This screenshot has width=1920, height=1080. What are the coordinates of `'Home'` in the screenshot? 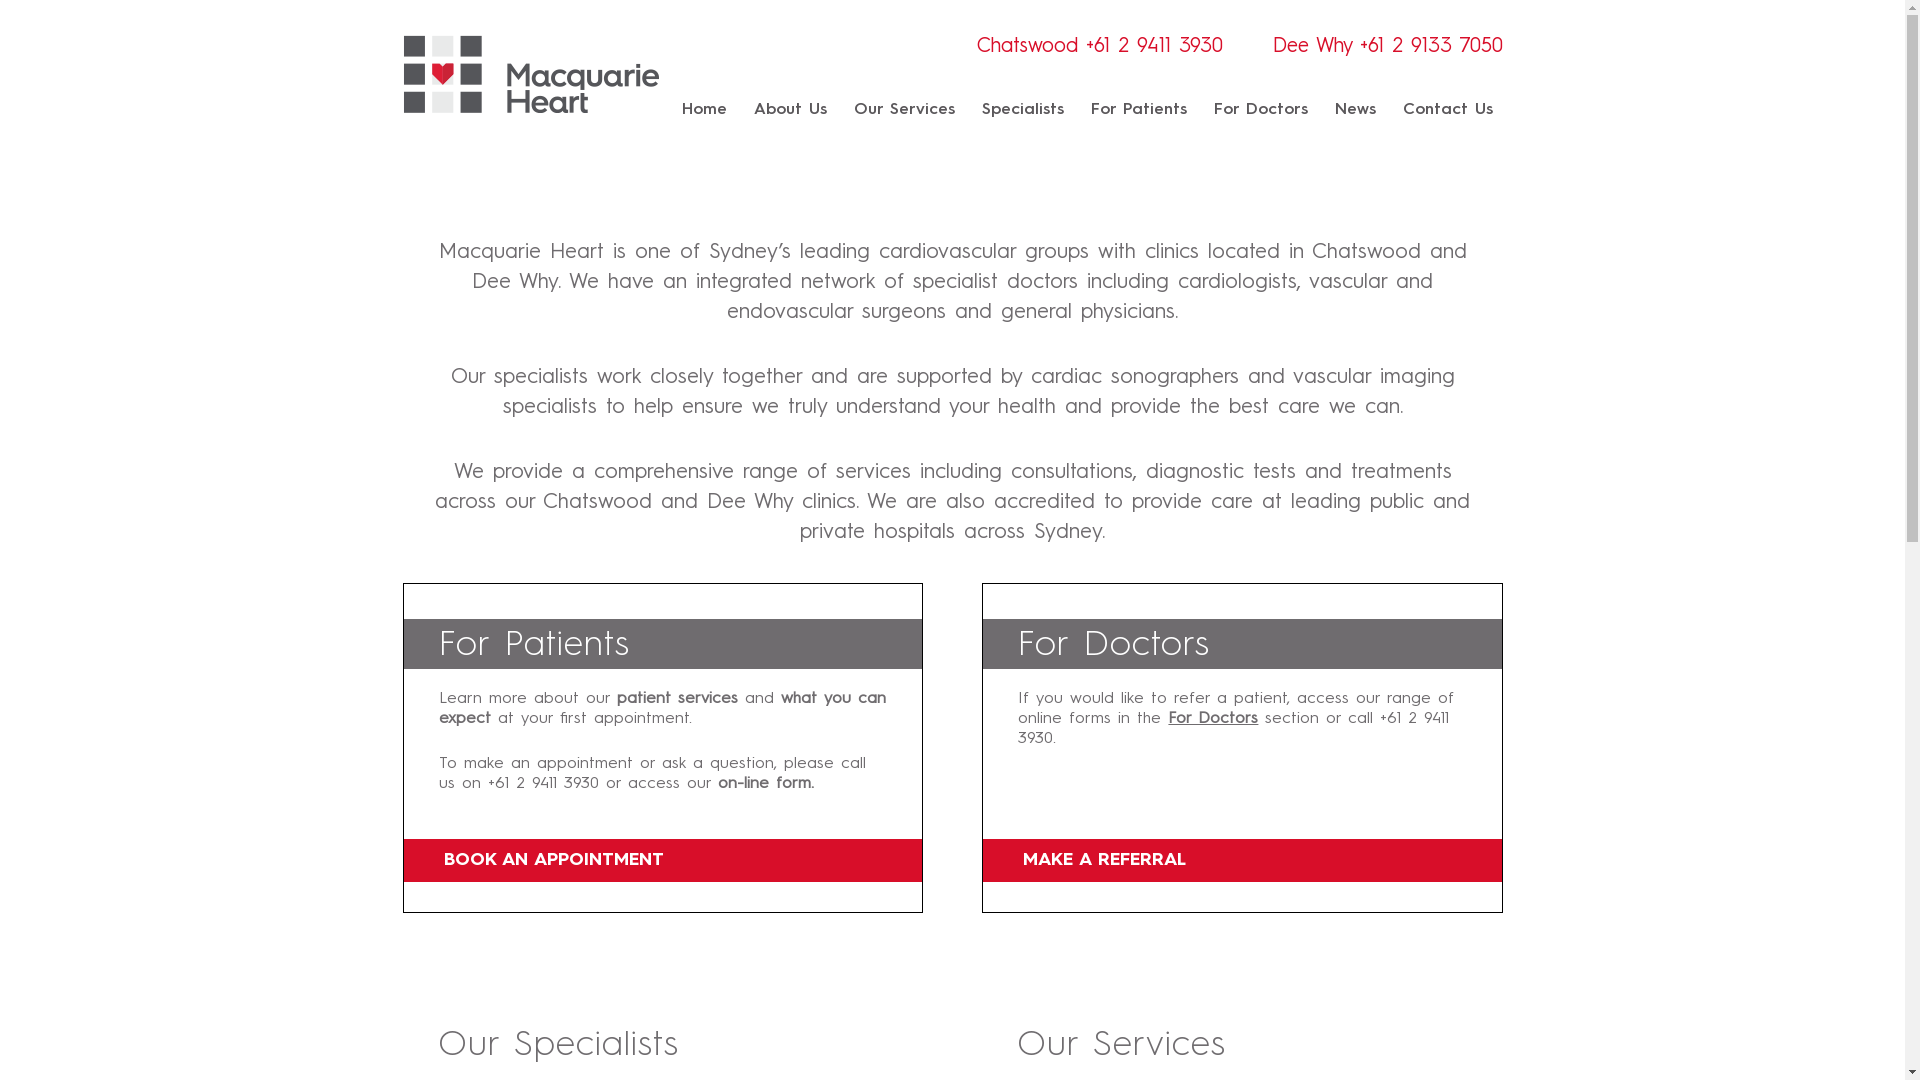 It's located at (681, 110).